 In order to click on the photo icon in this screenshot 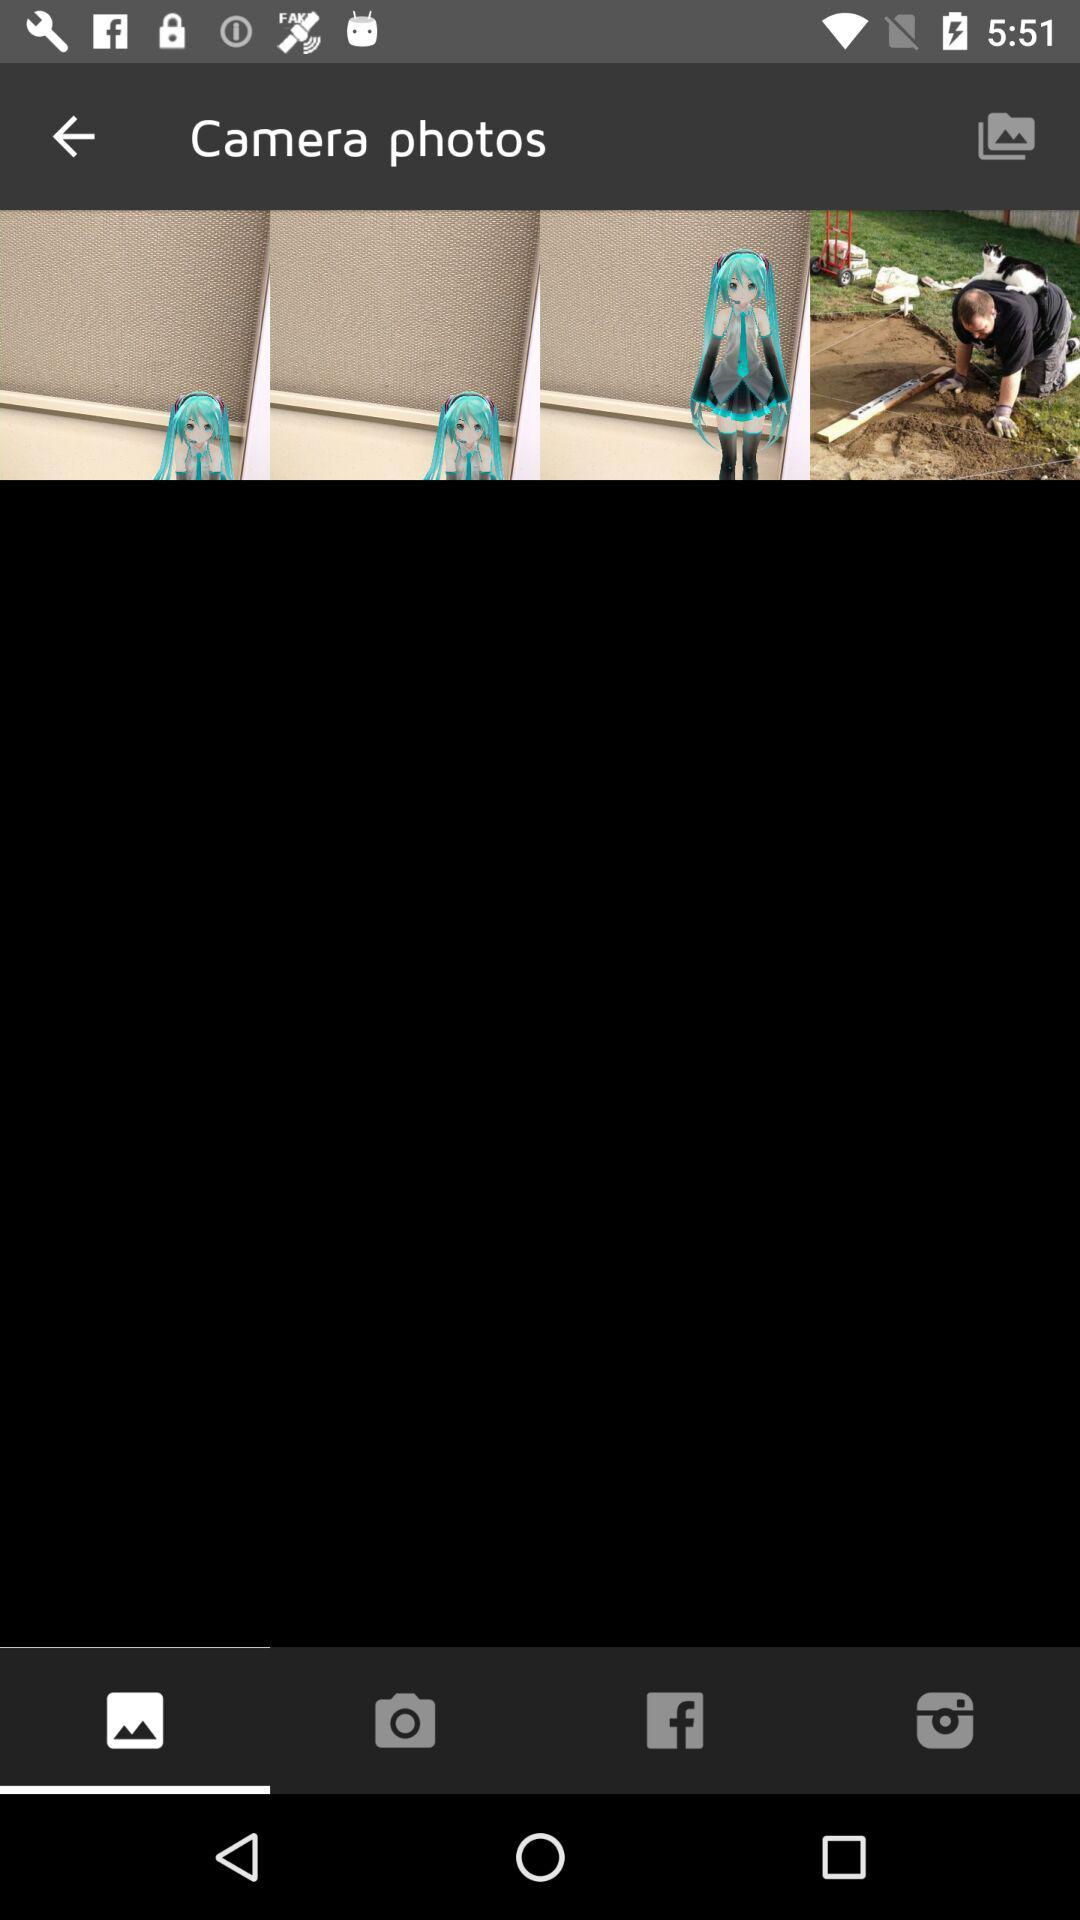, I will do `click(945, 1719)`.